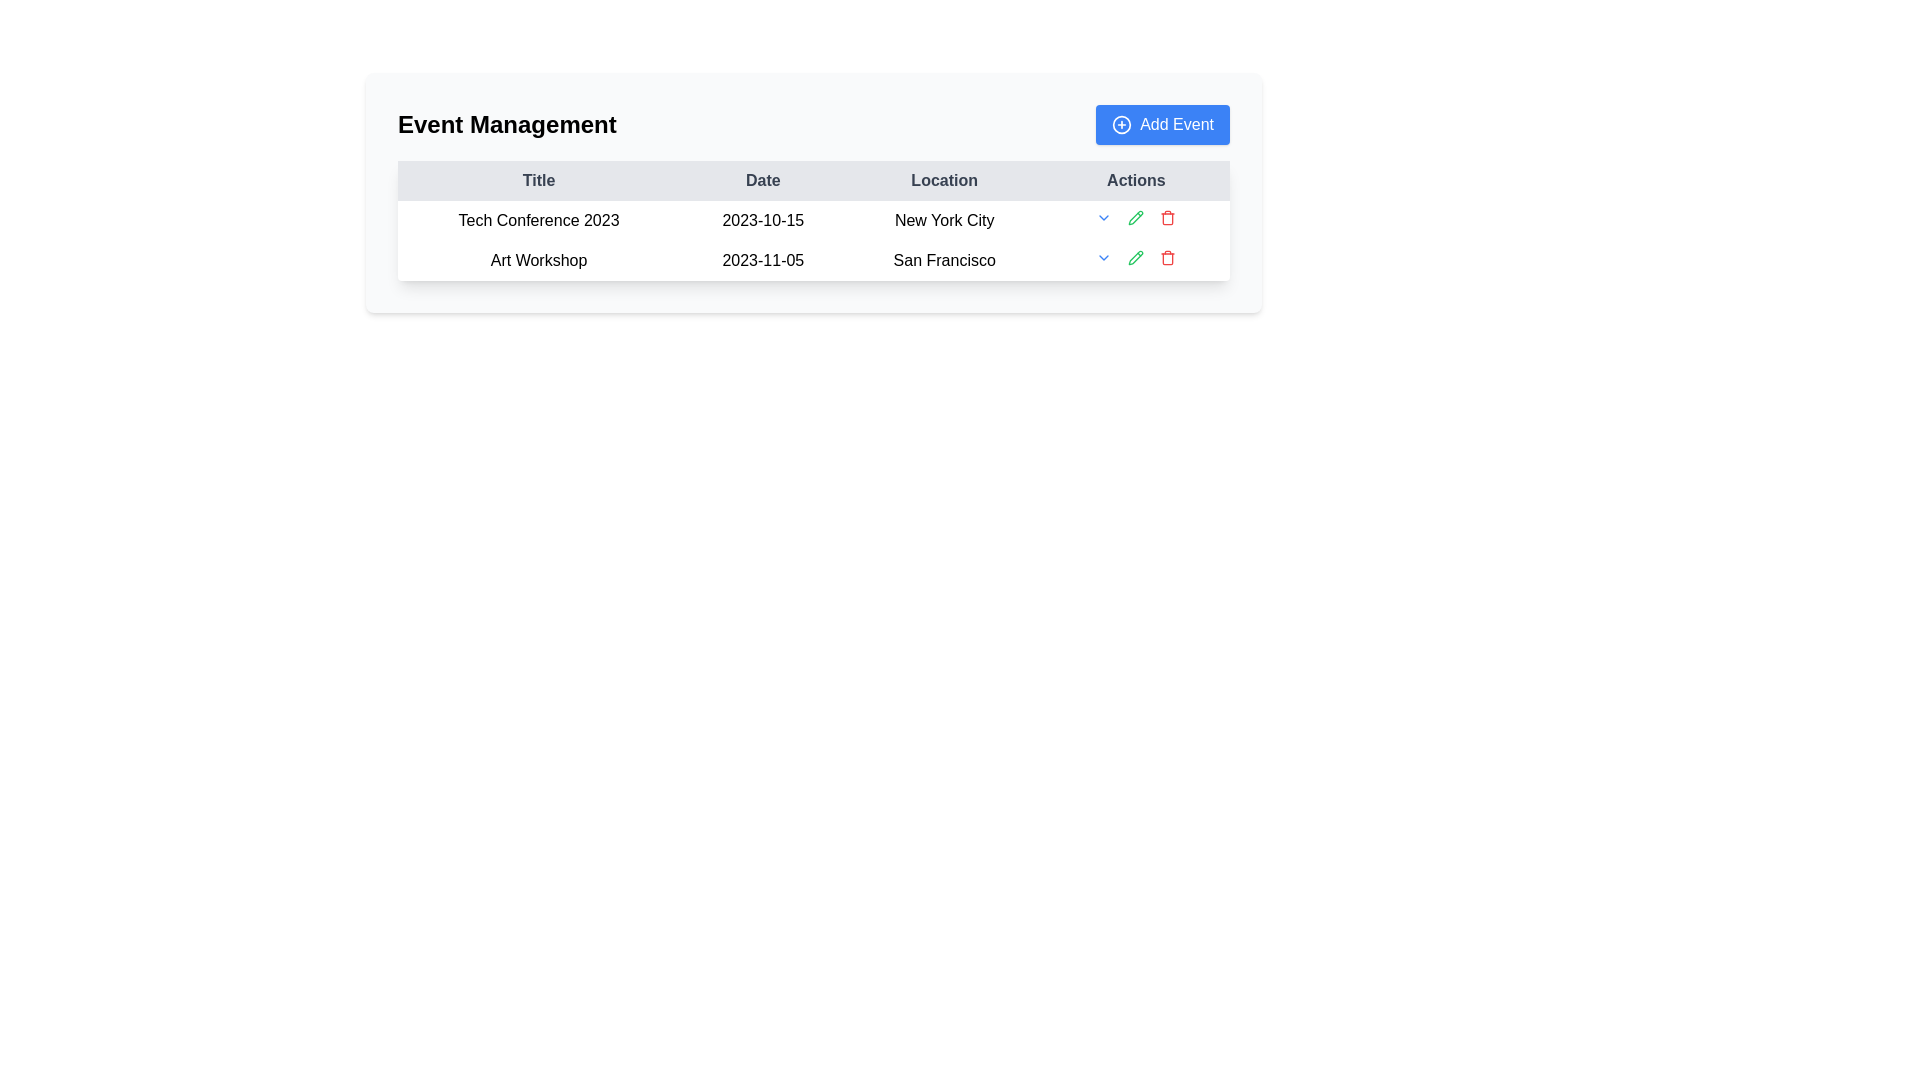  What do you see at coordinates (943, 220) in the screenshot?
I see `content displayed in the third column of the first row, which shows the location 'New York City' in the event management table` at bounding box center [943, 220].